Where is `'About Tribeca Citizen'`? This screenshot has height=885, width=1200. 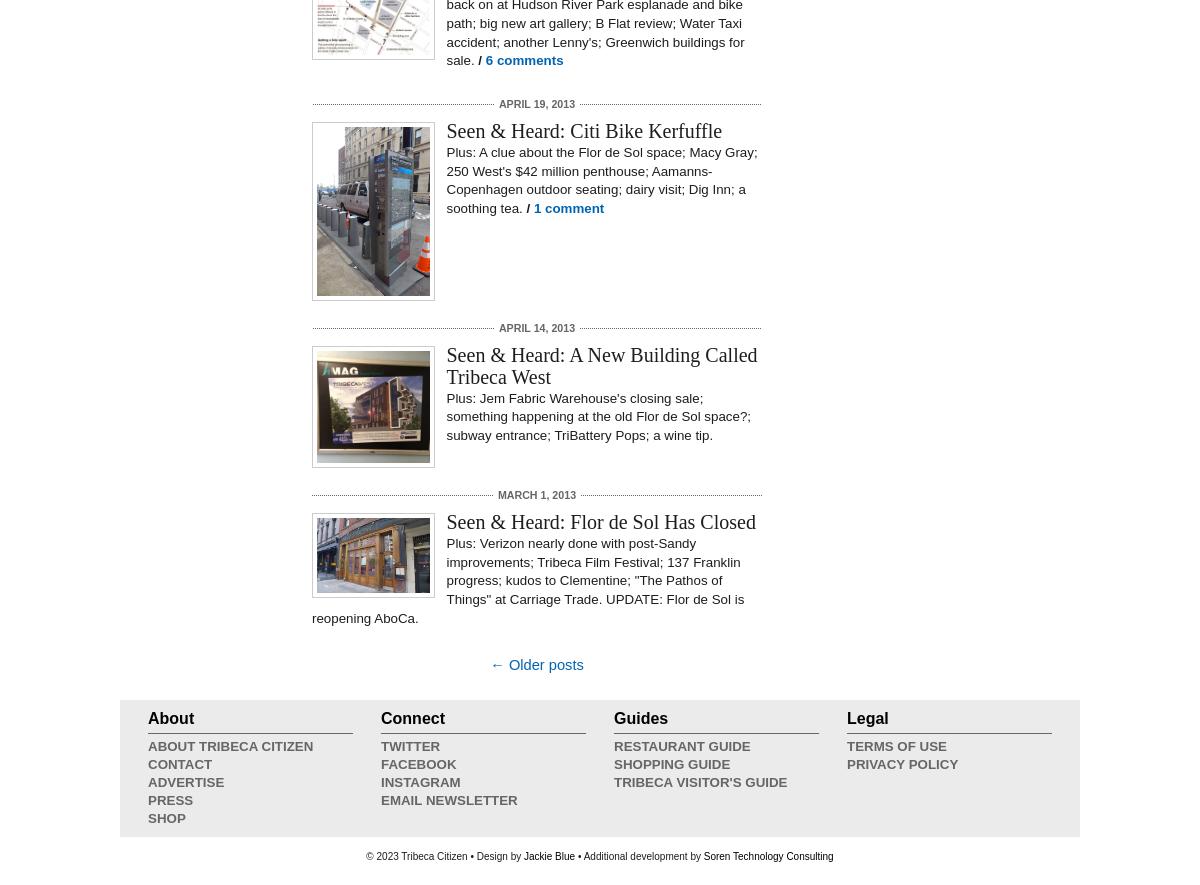
'About Tribeca Citizen' is located at coordinates (229, 746).